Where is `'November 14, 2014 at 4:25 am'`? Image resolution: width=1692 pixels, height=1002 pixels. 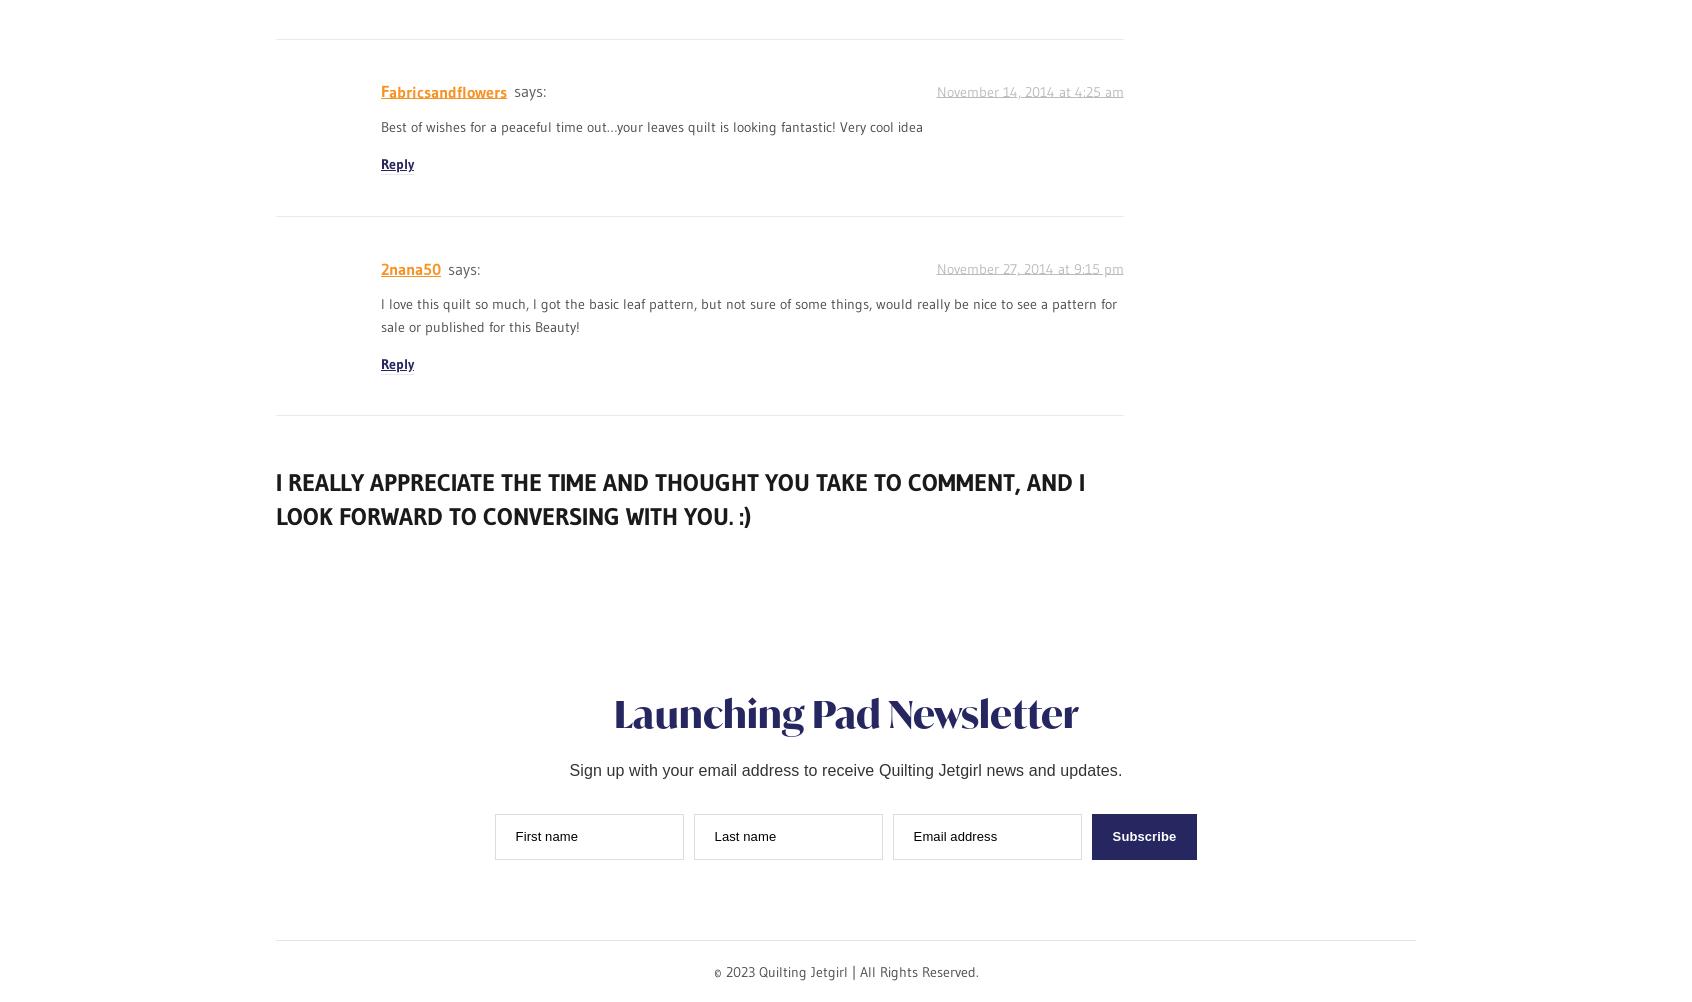 'November 14, 2014 at 4:25 am' is located at coordinates (1028, 89).